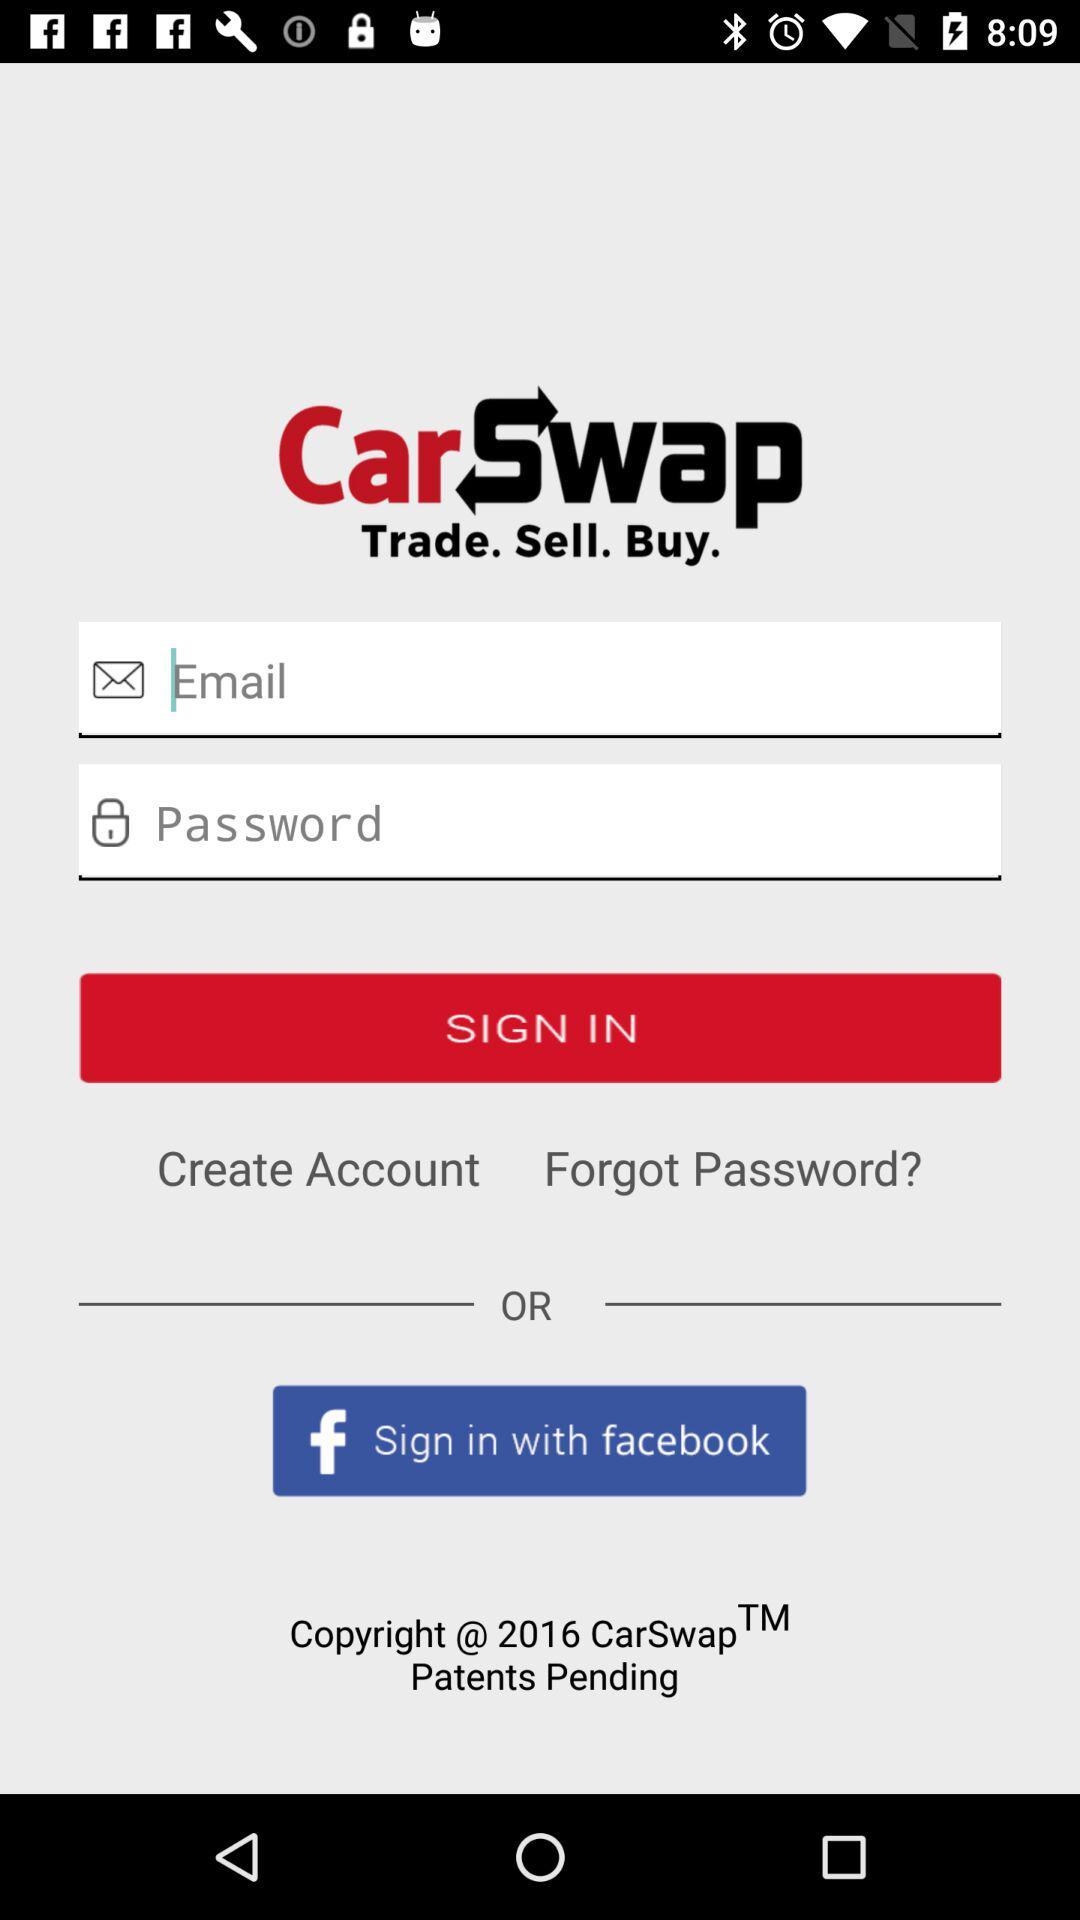 The width and height of the screenshot is (1080, 1920). I want to click on this is the text box where we enter the security password for login, so click(540, 822).